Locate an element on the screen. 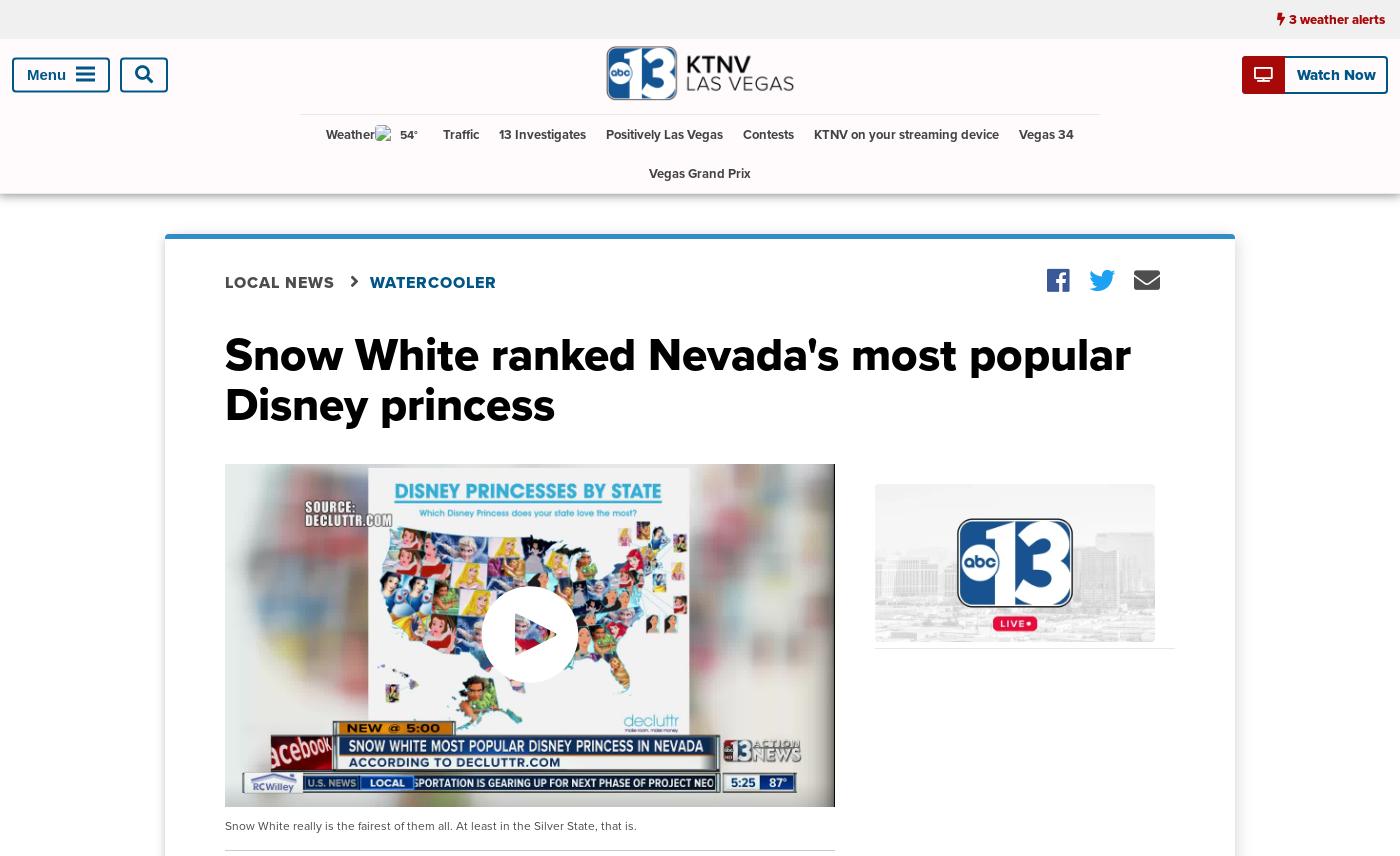  '13 Investigates' is located at coordinates (542, 133).